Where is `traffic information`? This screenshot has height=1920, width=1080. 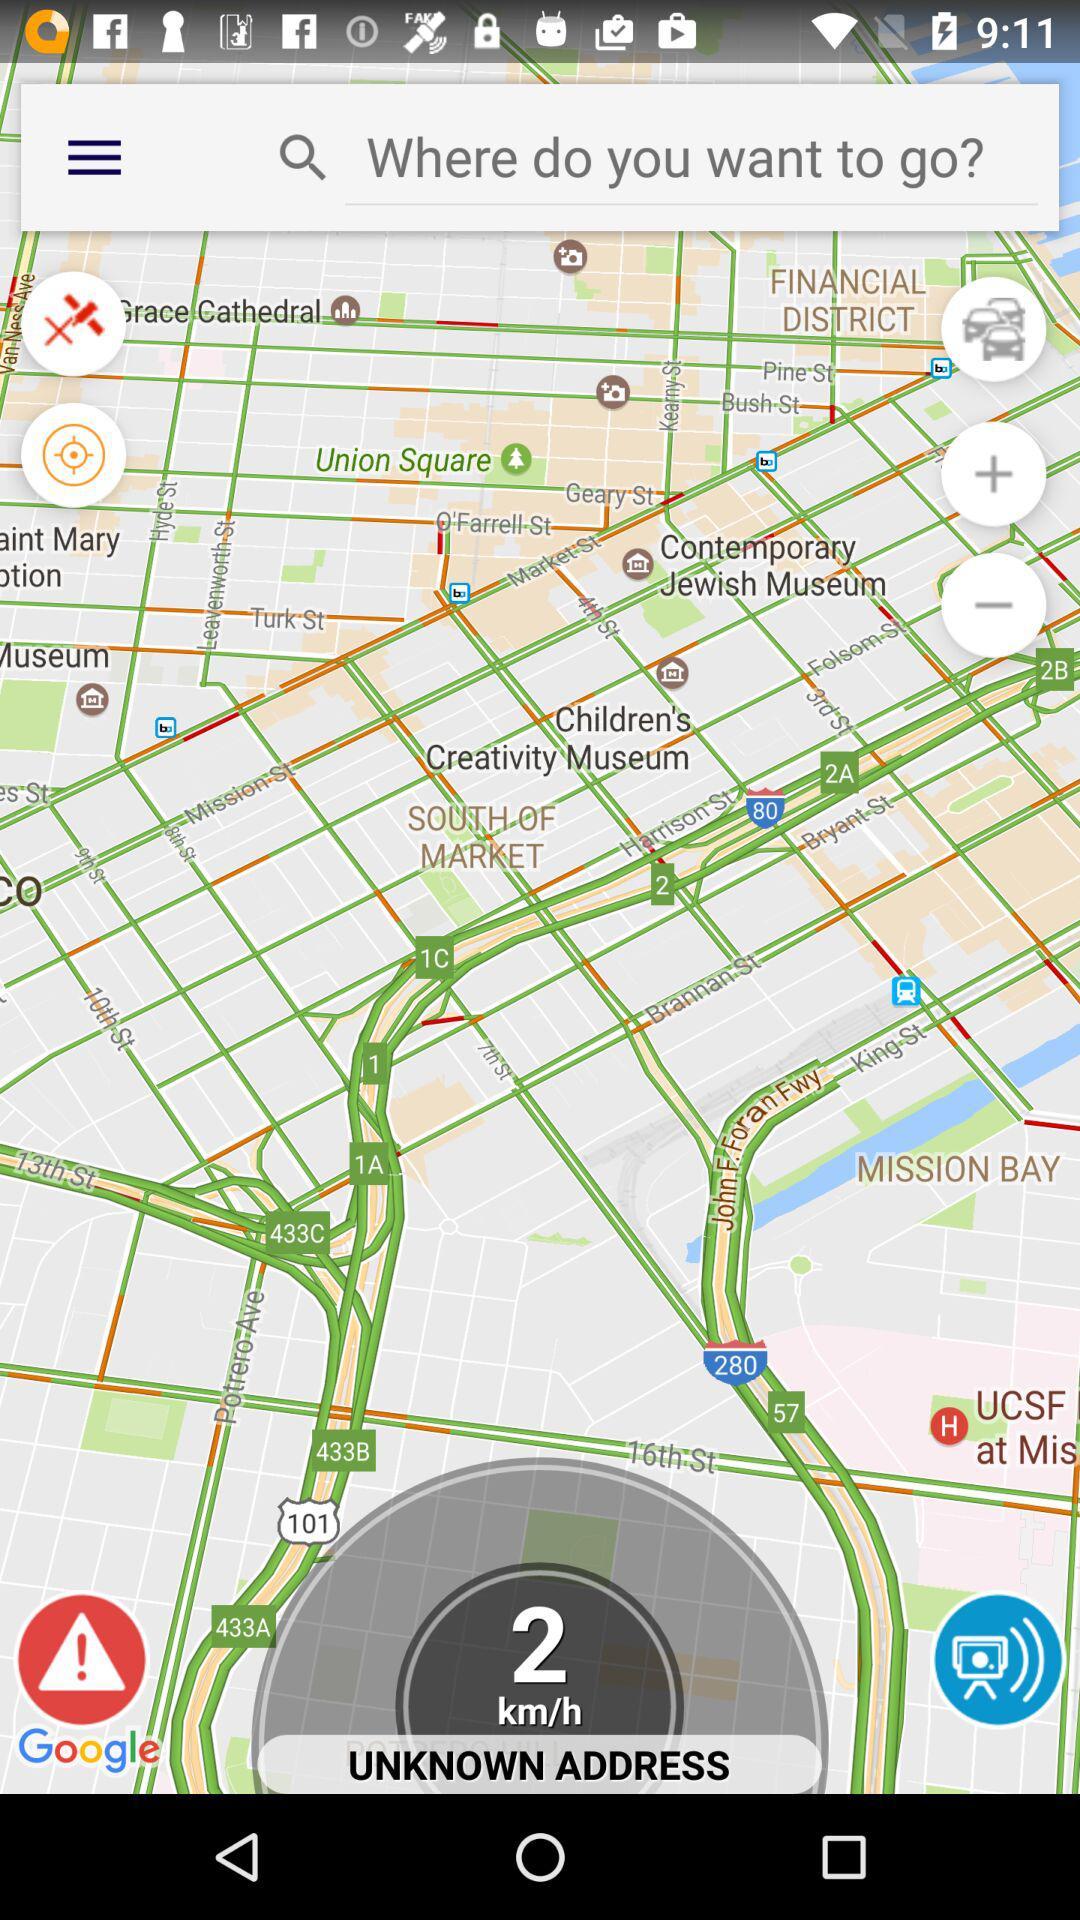
traffic information is located at coordinates (993, 329).